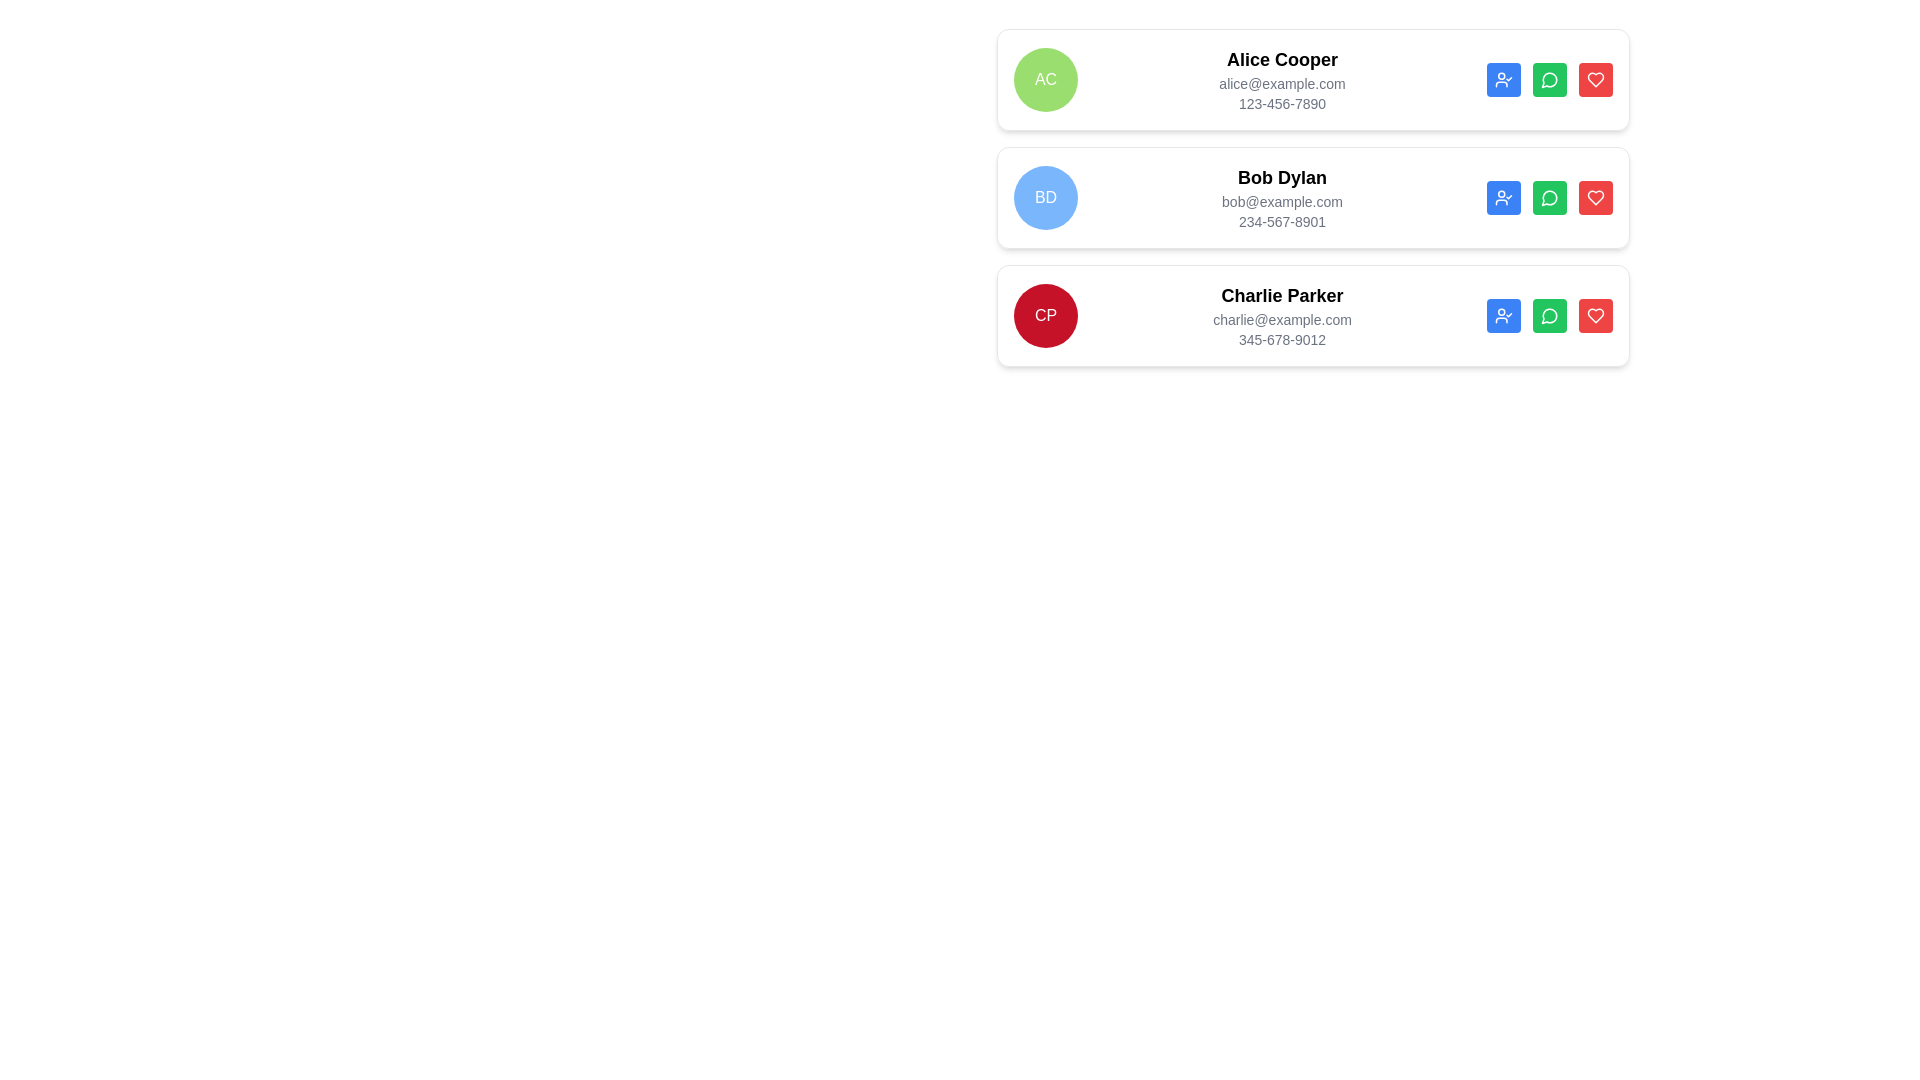  What do you see at coordinates (1503, 315) in the screenshot?
I see `the confirmation icon button for 'Charlie Parker'` at bounding box center [1503, 315].